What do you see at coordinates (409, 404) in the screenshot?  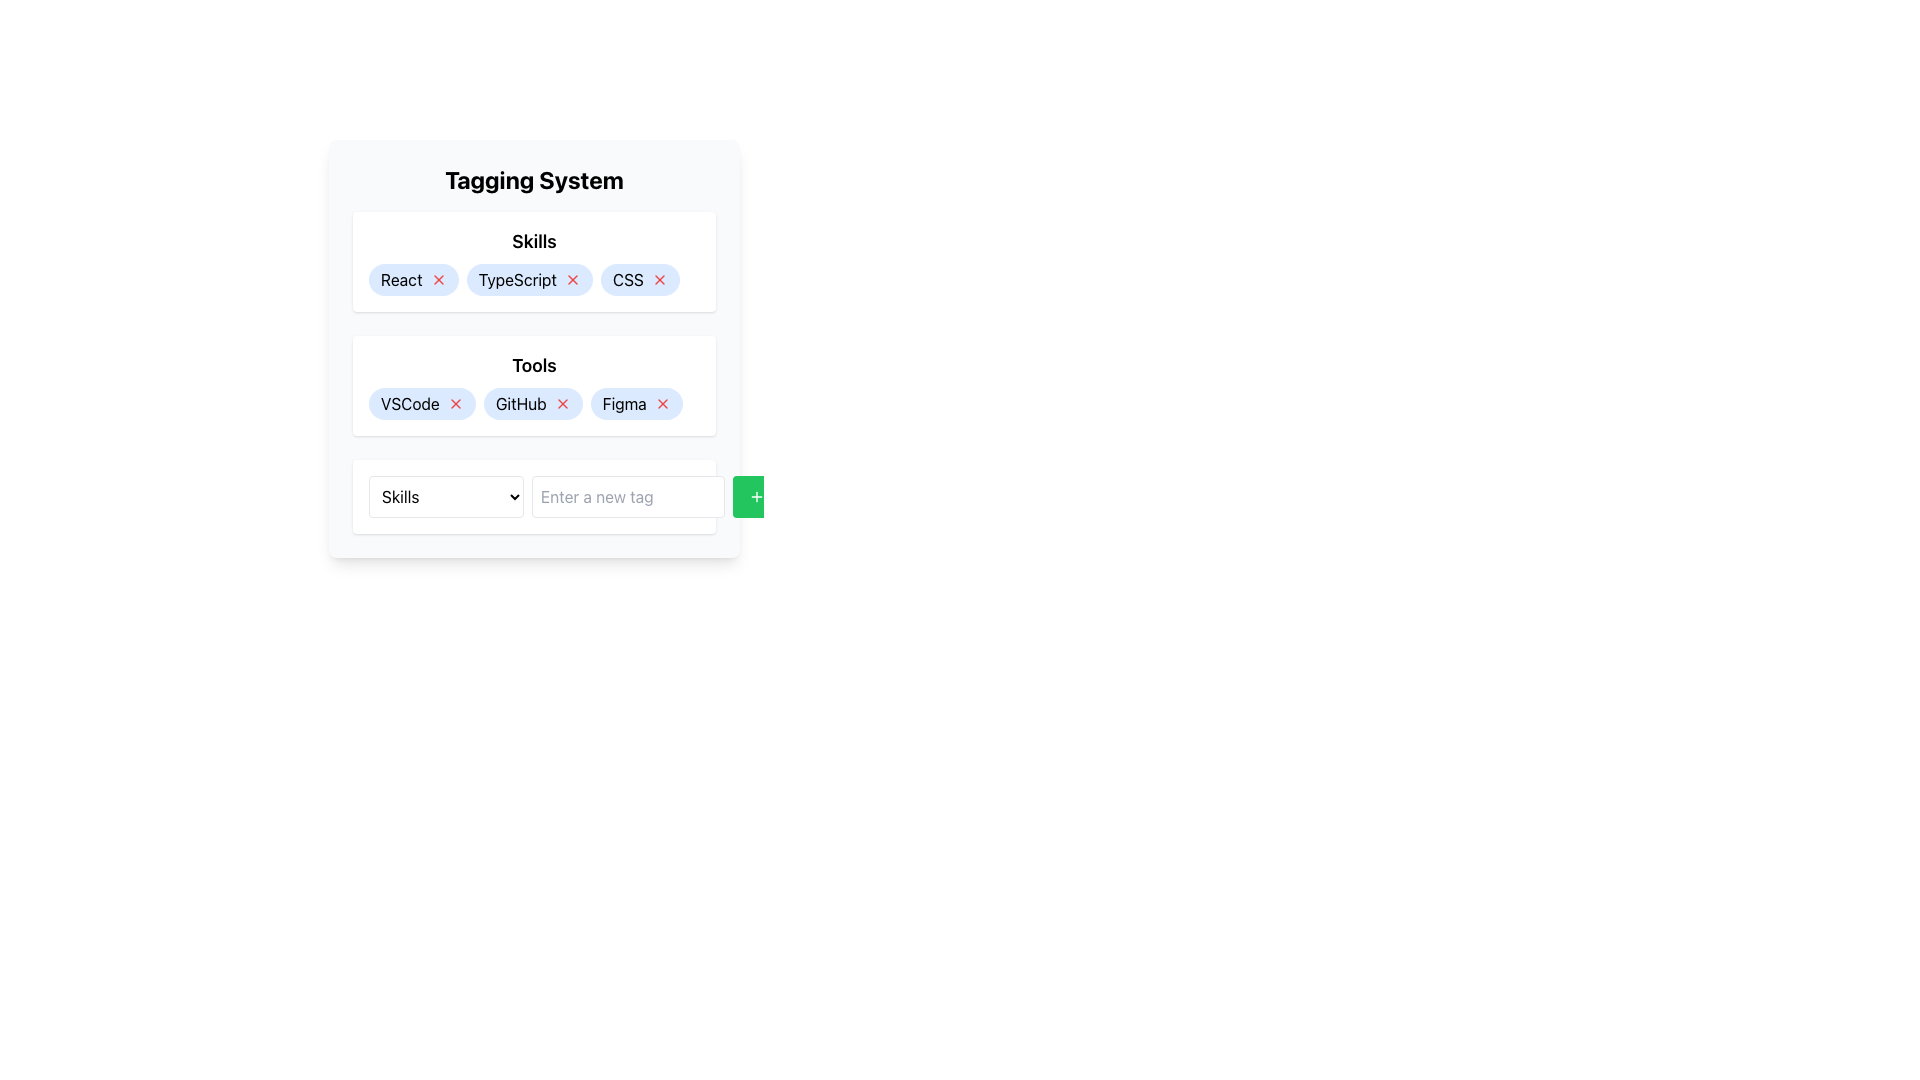 I see `the text label 'VSCode' which indicates a selected tool in the tagging interface, located in the badge group under the 'Tools' header` at bounding box center [409, 404].